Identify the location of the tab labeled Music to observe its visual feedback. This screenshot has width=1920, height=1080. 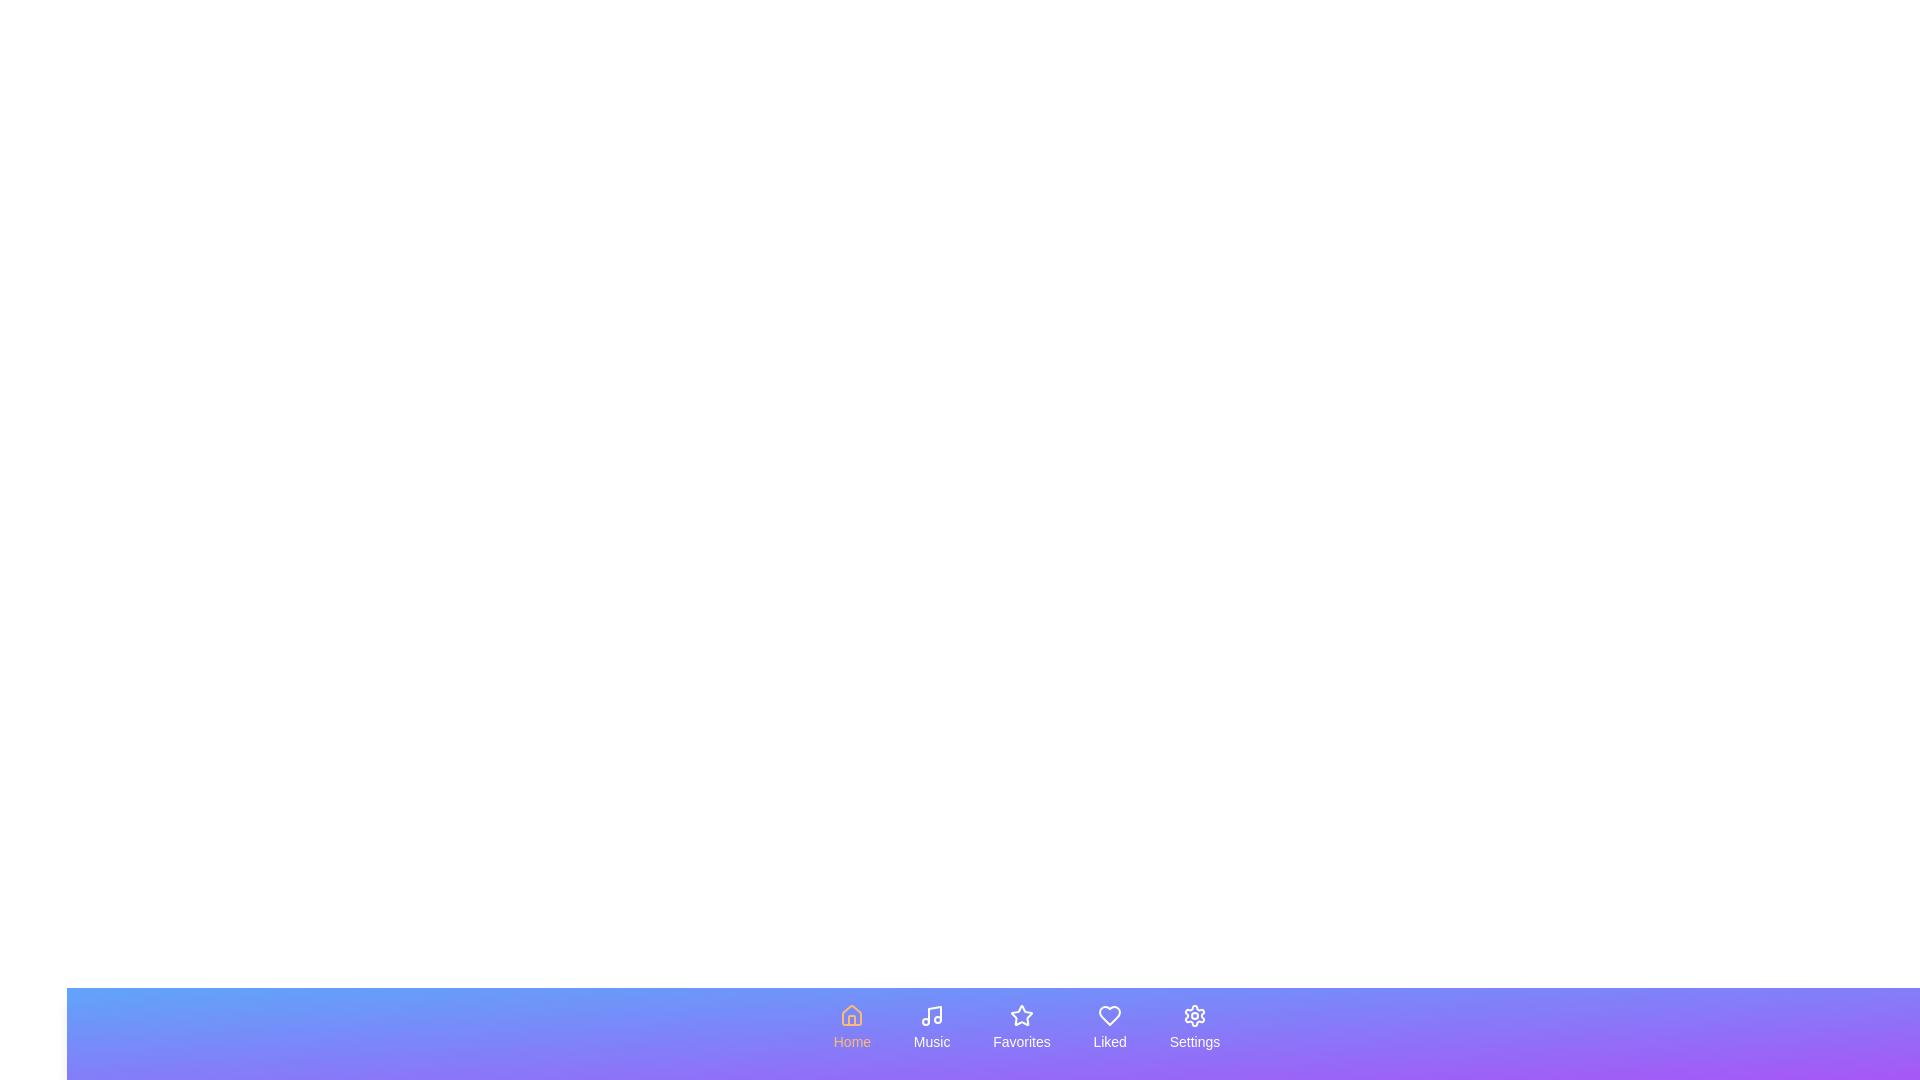
(930, 1028).